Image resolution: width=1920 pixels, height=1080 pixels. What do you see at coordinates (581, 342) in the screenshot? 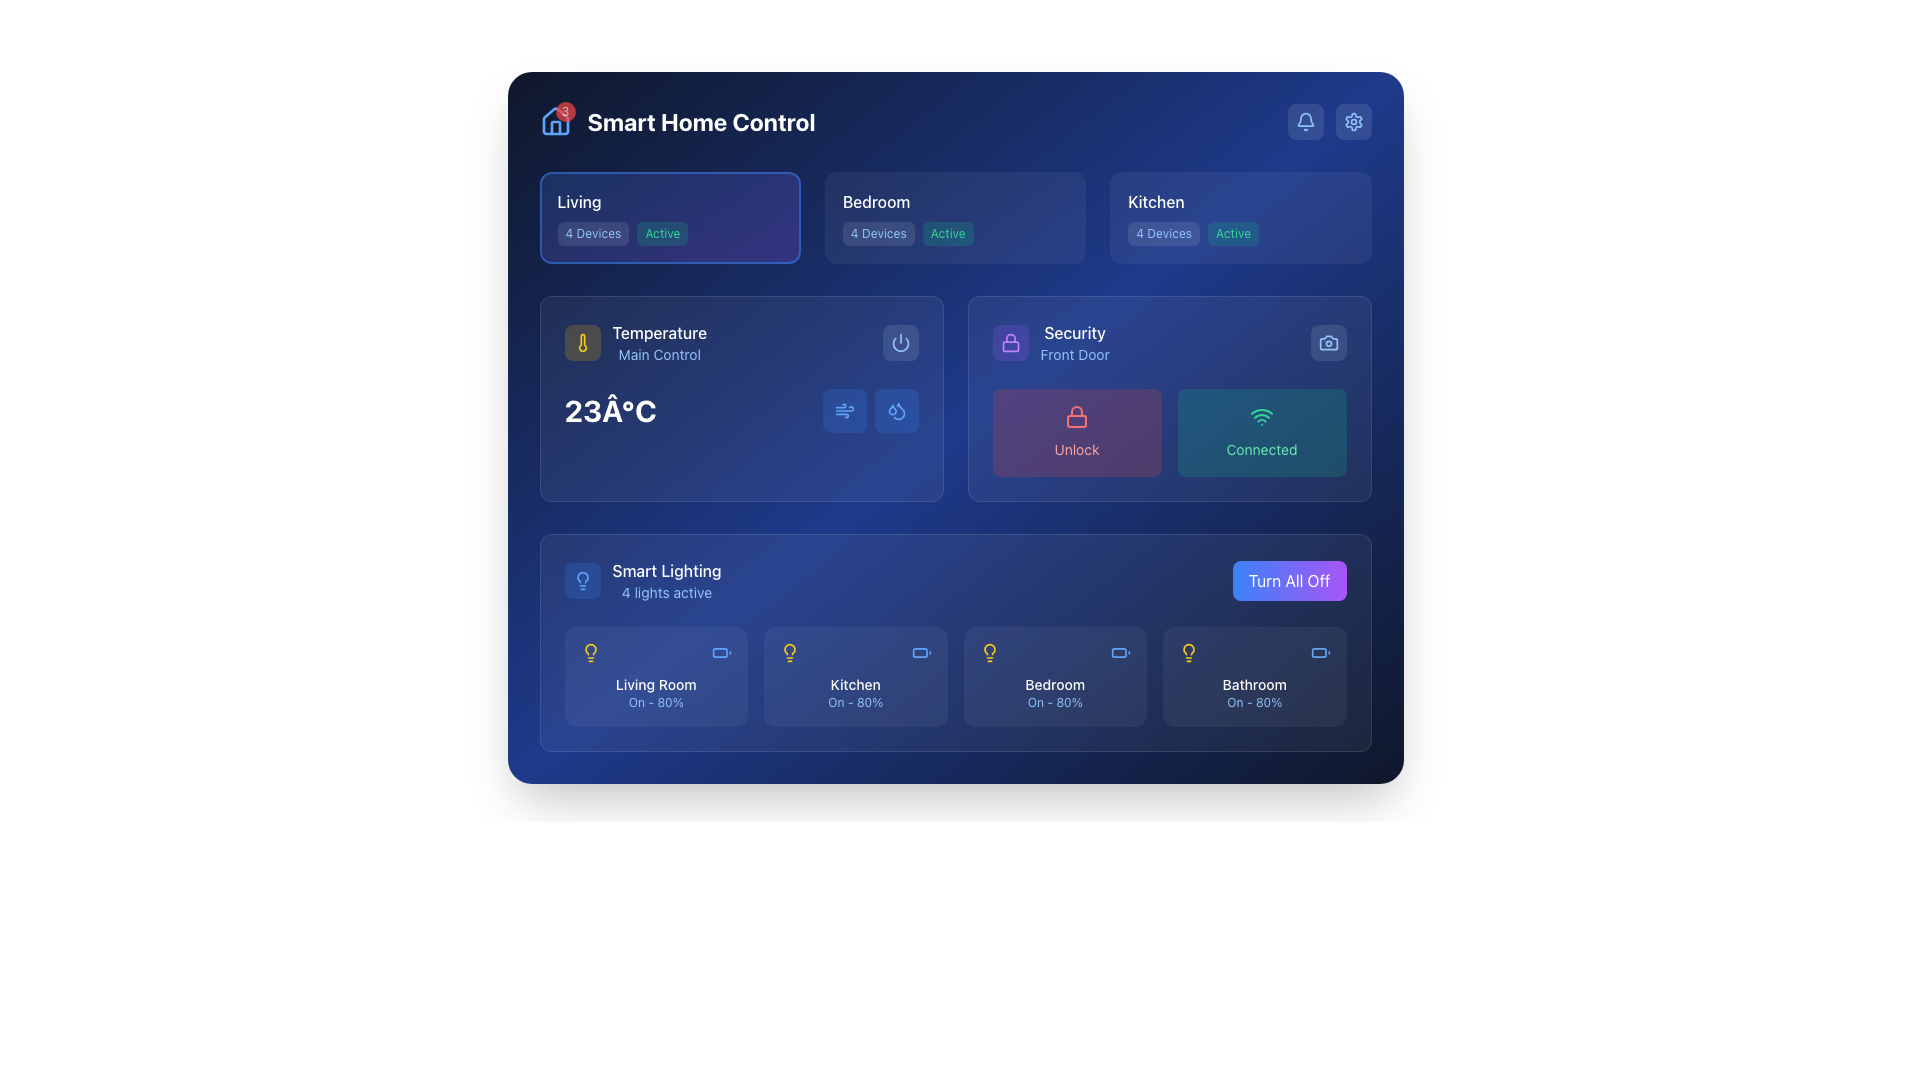
I see `the temperature control icon located in the top-left area of the 'Temperature' section in the 'Main Control' card, above the '23°C' temperature display` at bounding box center [581, 342].